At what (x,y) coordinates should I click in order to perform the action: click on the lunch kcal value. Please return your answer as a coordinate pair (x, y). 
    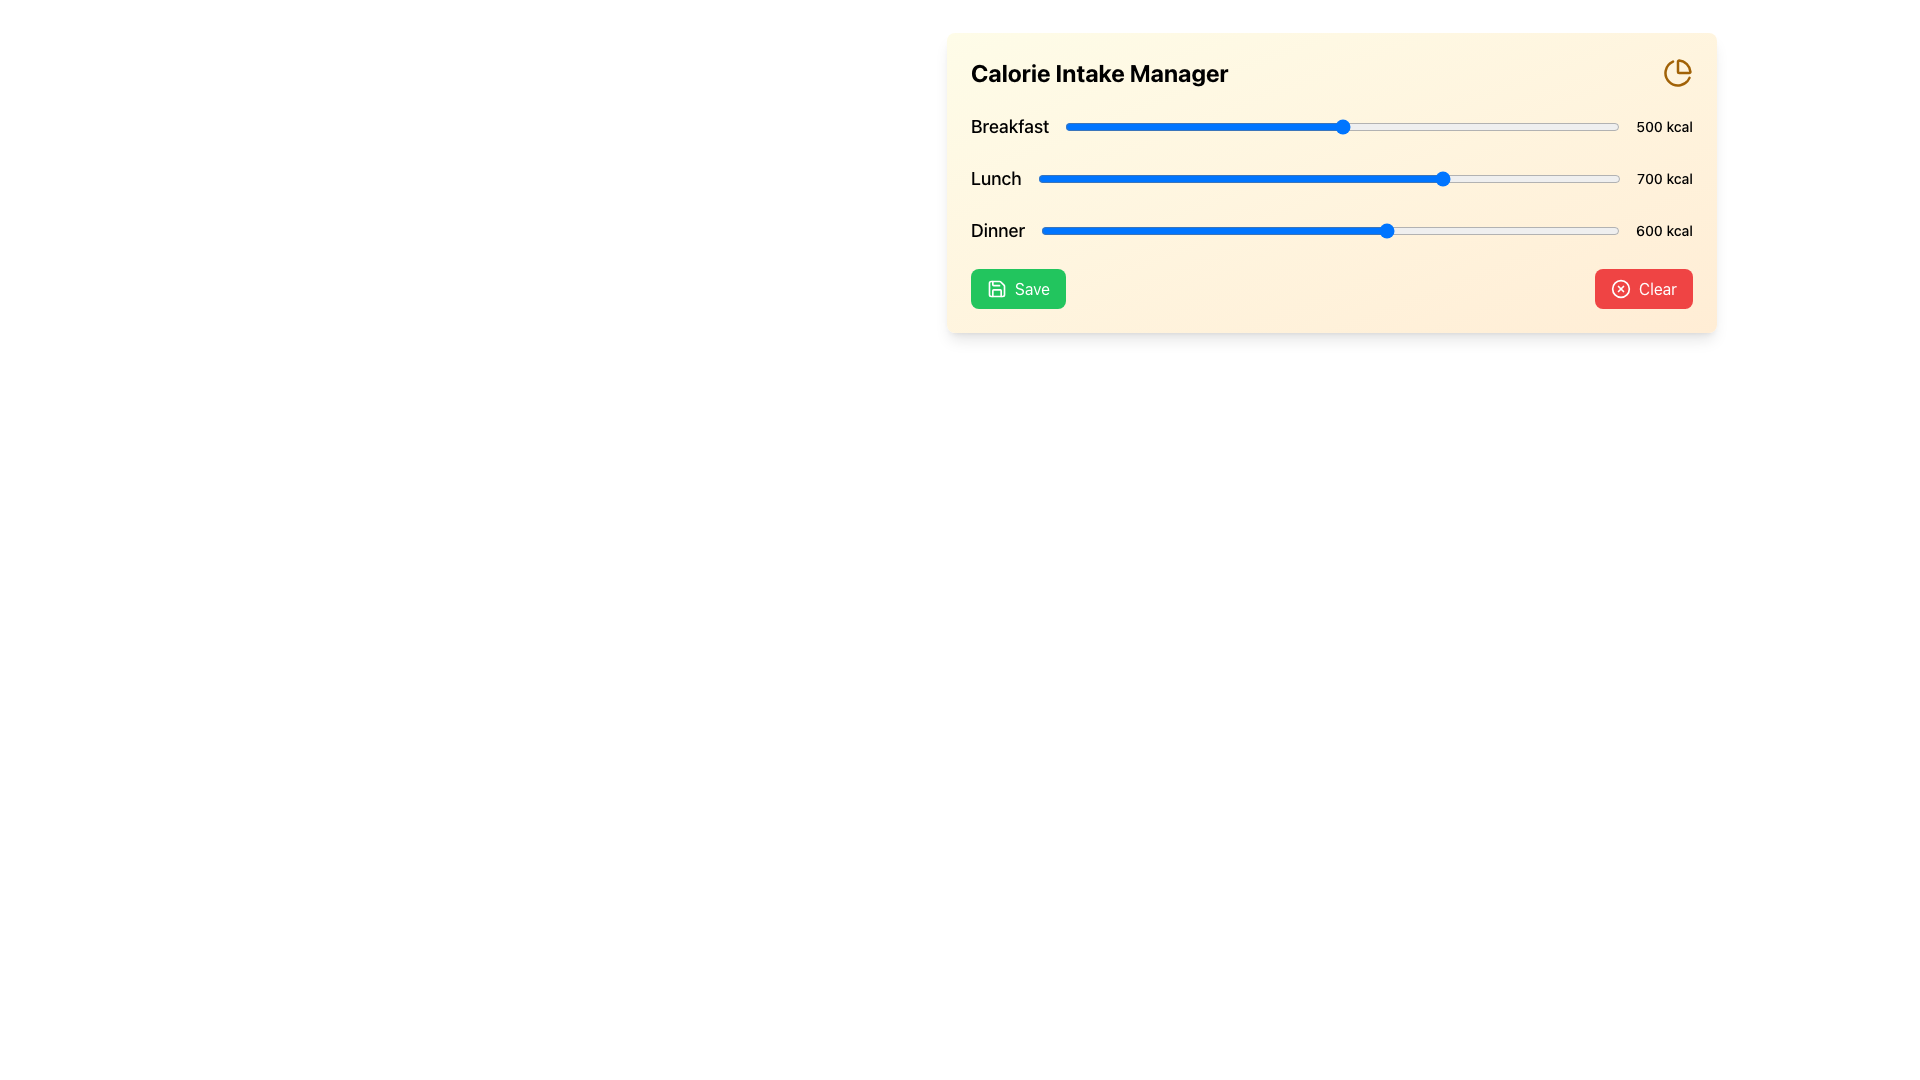
    Looking at the image, I should click on (1527, 177).